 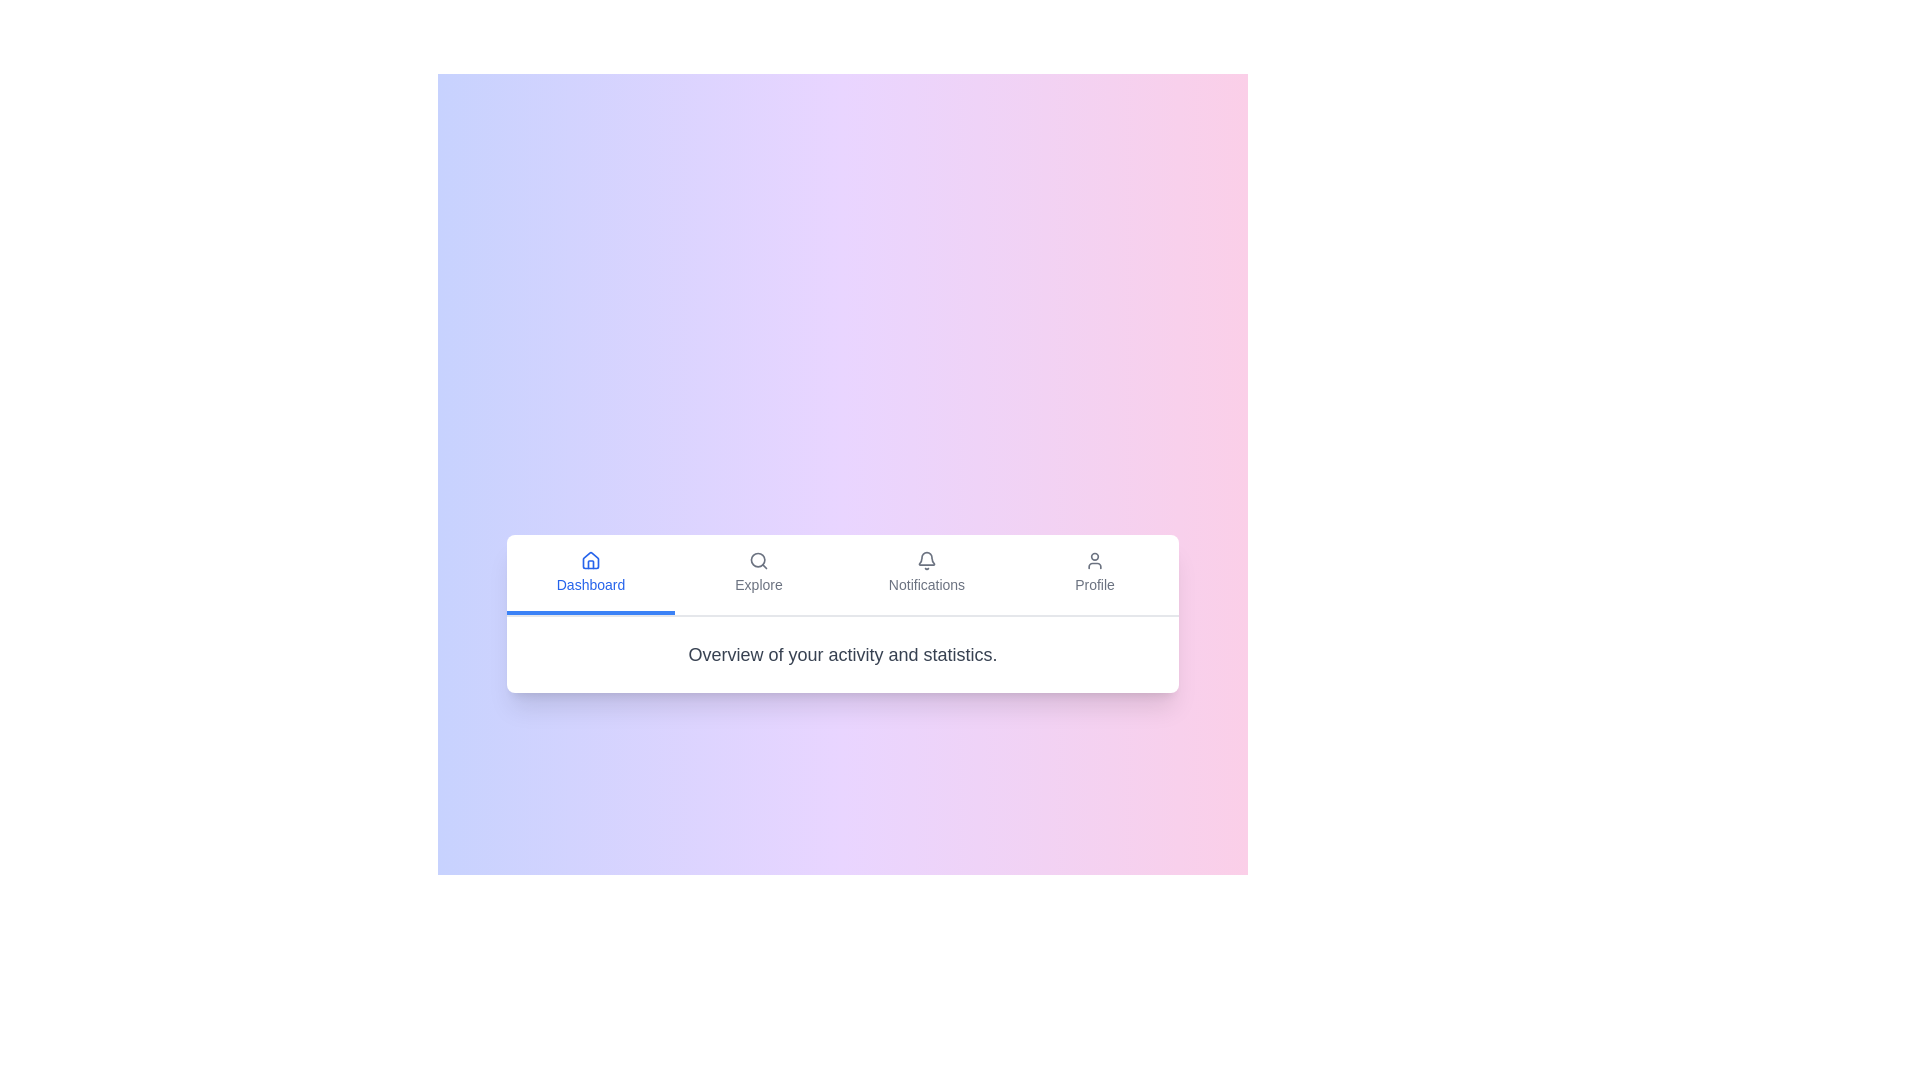 I want to click on the Explore tab, so click(x=757, y=574).